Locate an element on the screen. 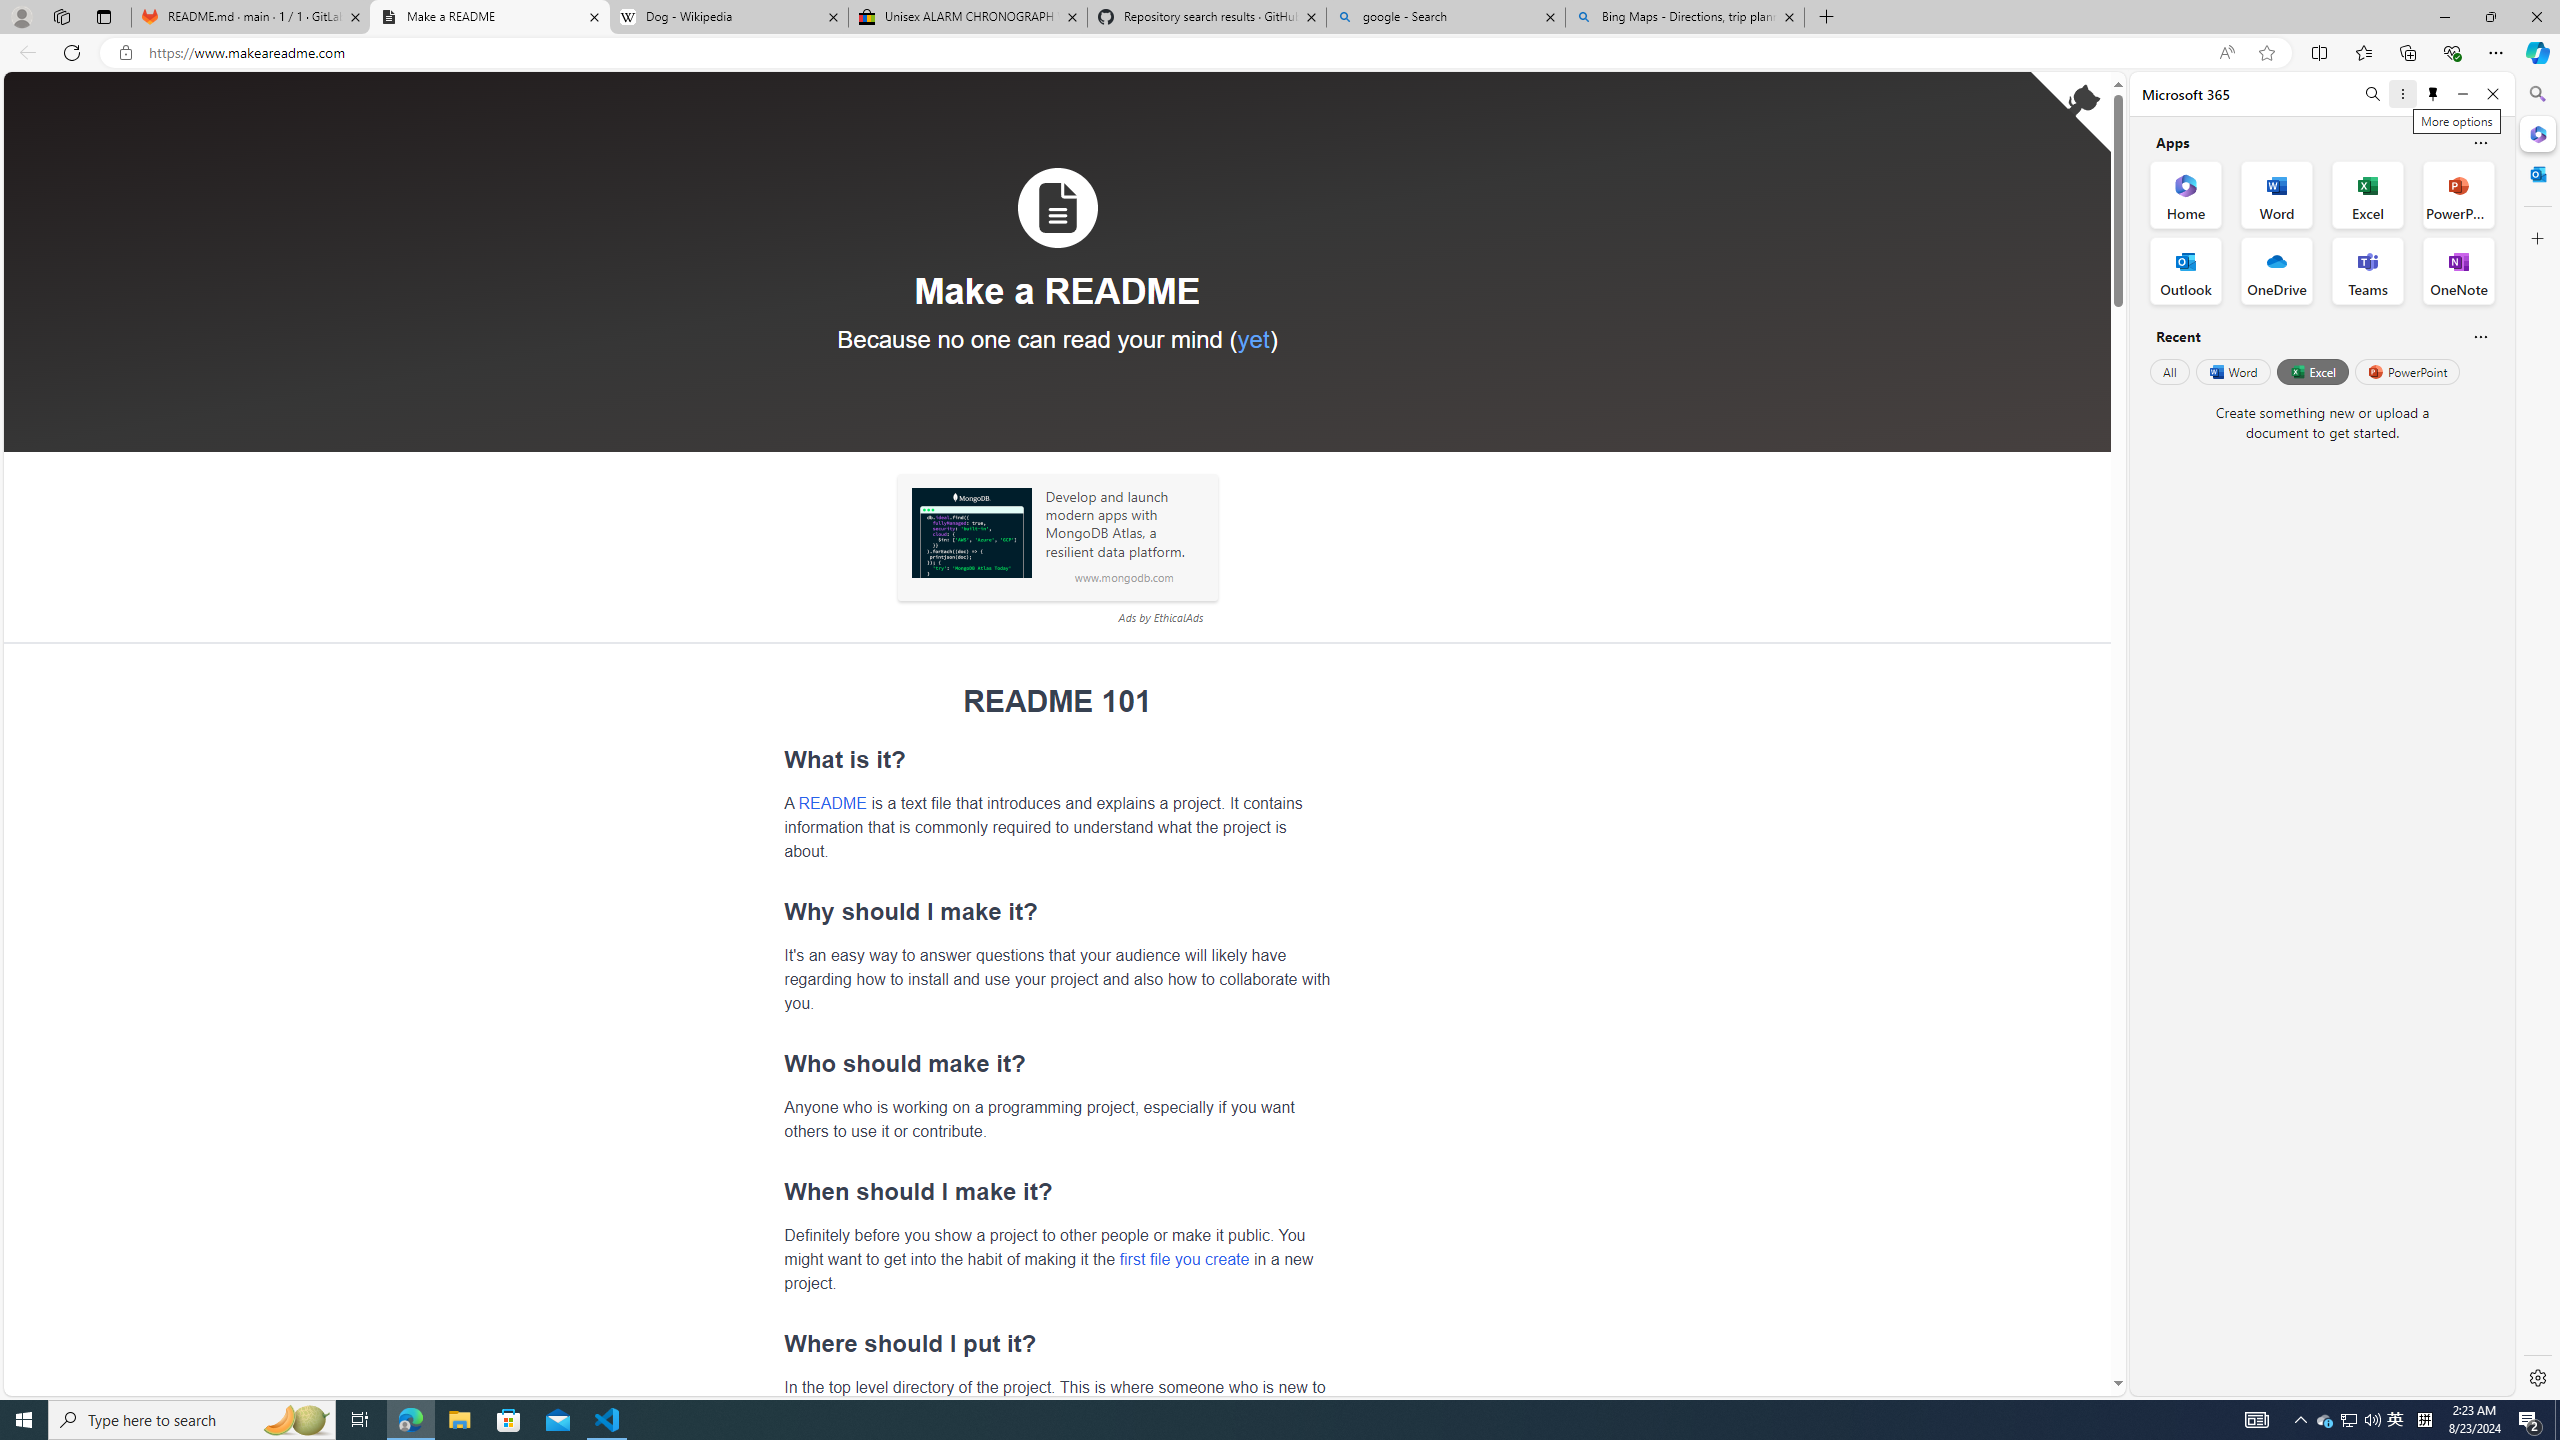  'Is this helpful?' is located at coordinates (2479, 336).